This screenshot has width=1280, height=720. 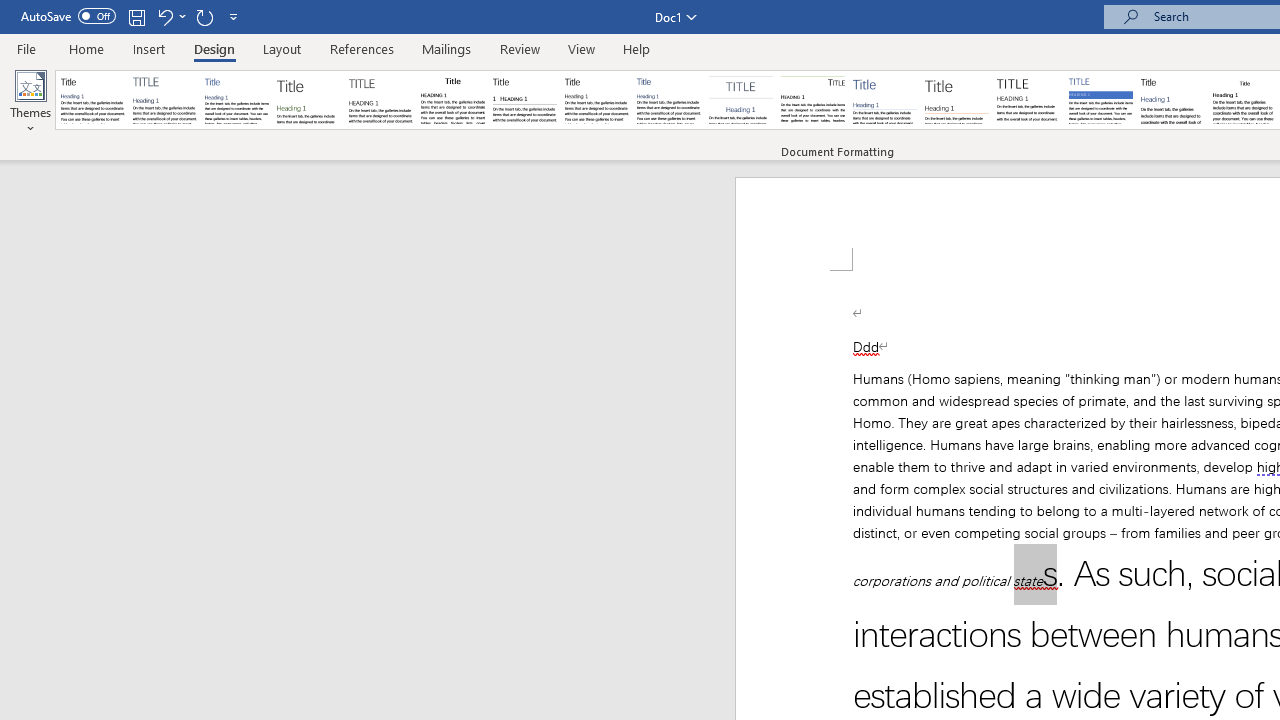 What do you see at coordinates (30, 103) in the screenshot?
I see `'Themes'` at bounding box center [30, 103].